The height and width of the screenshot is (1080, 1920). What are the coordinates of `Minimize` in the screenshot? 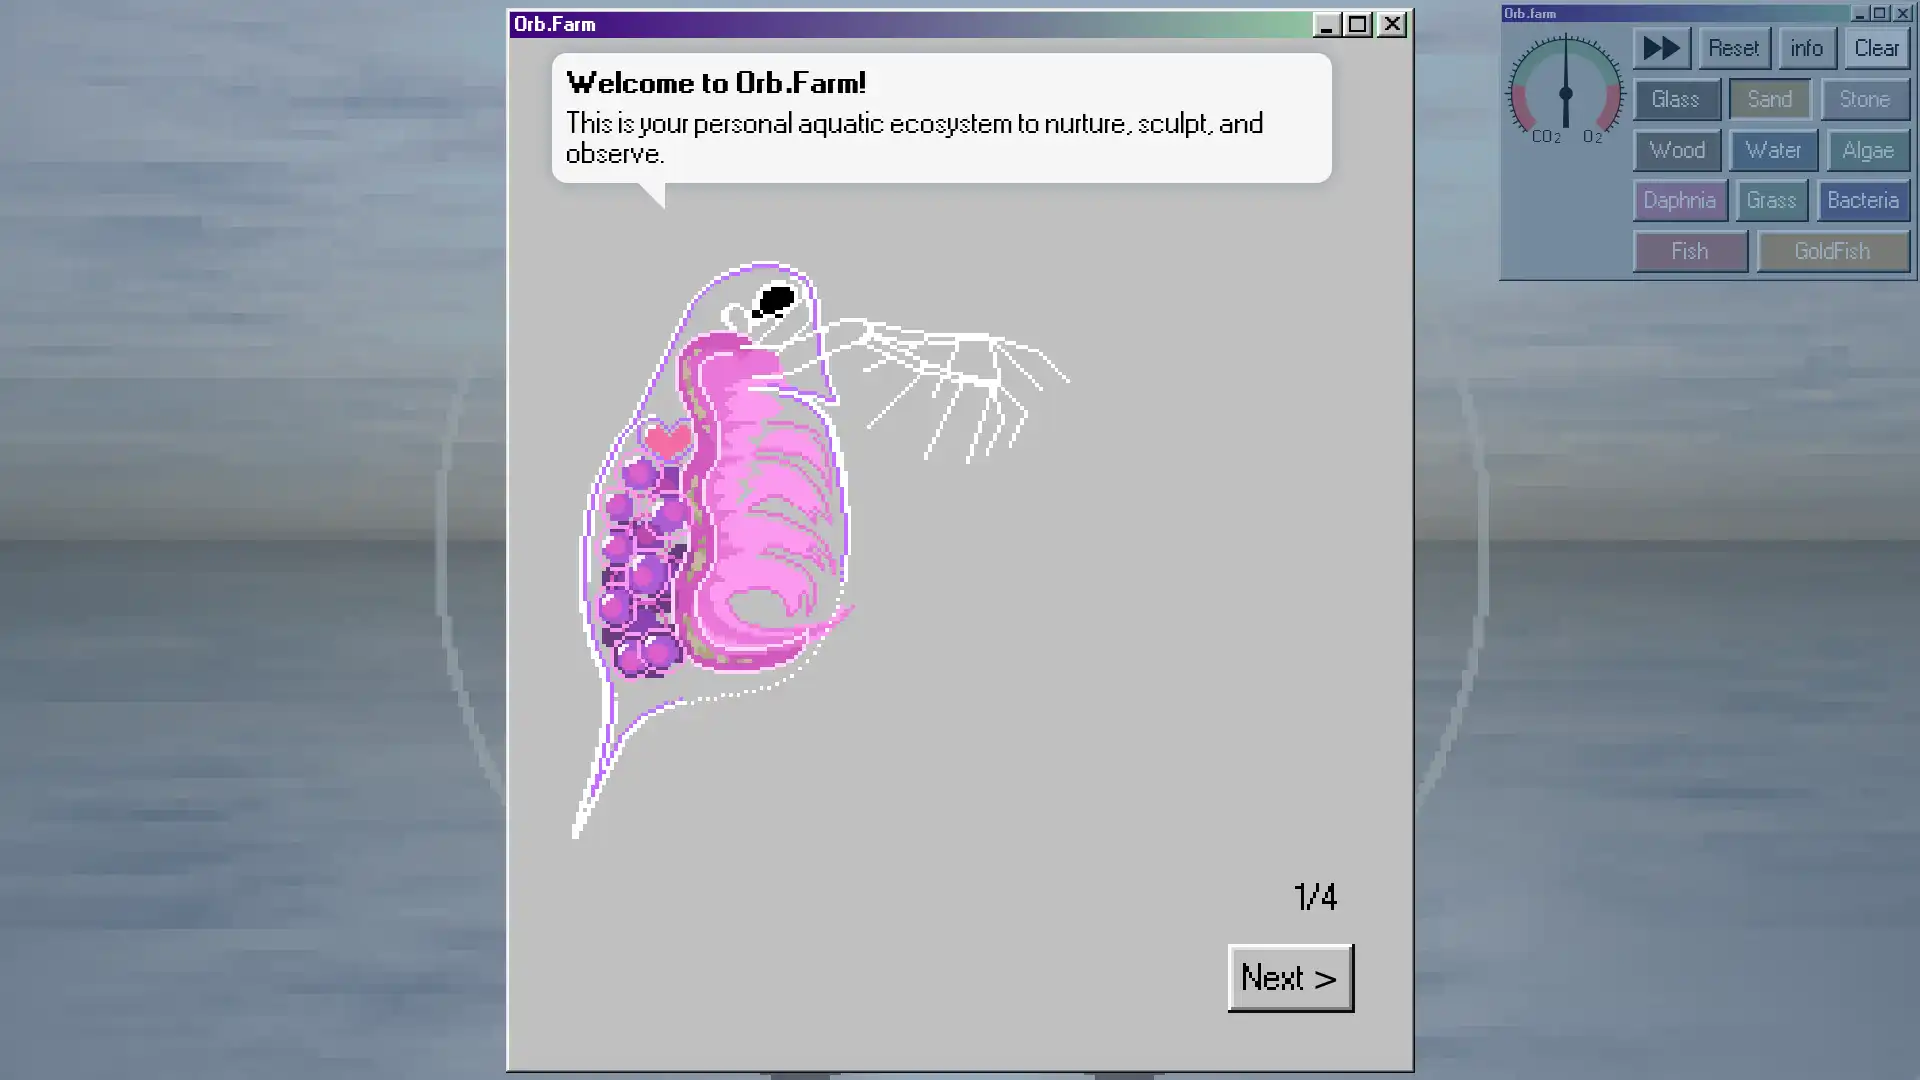 It's located at (1488, 10).